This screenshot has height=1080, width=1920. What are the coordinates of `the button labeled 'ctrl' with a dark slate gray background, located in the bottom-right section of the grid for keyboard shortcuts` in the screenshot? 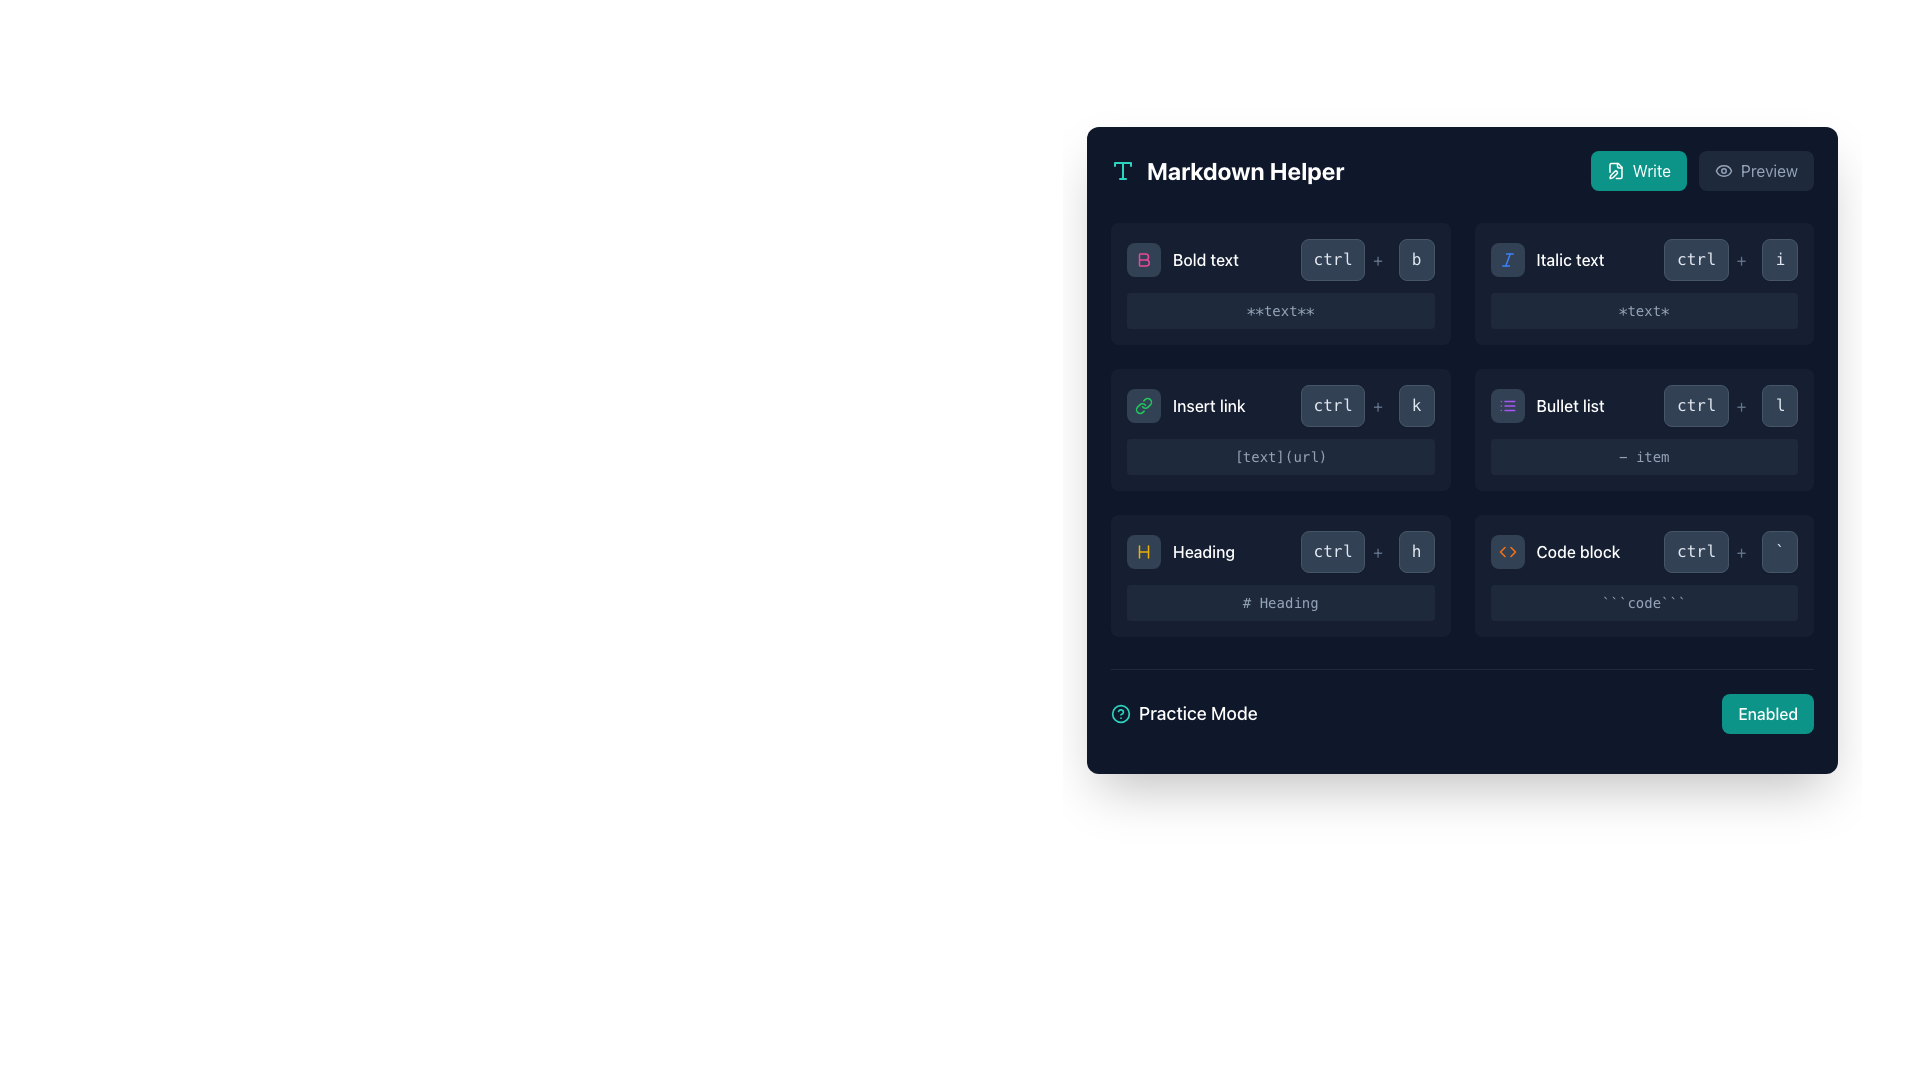 It's located at (1695, 551).